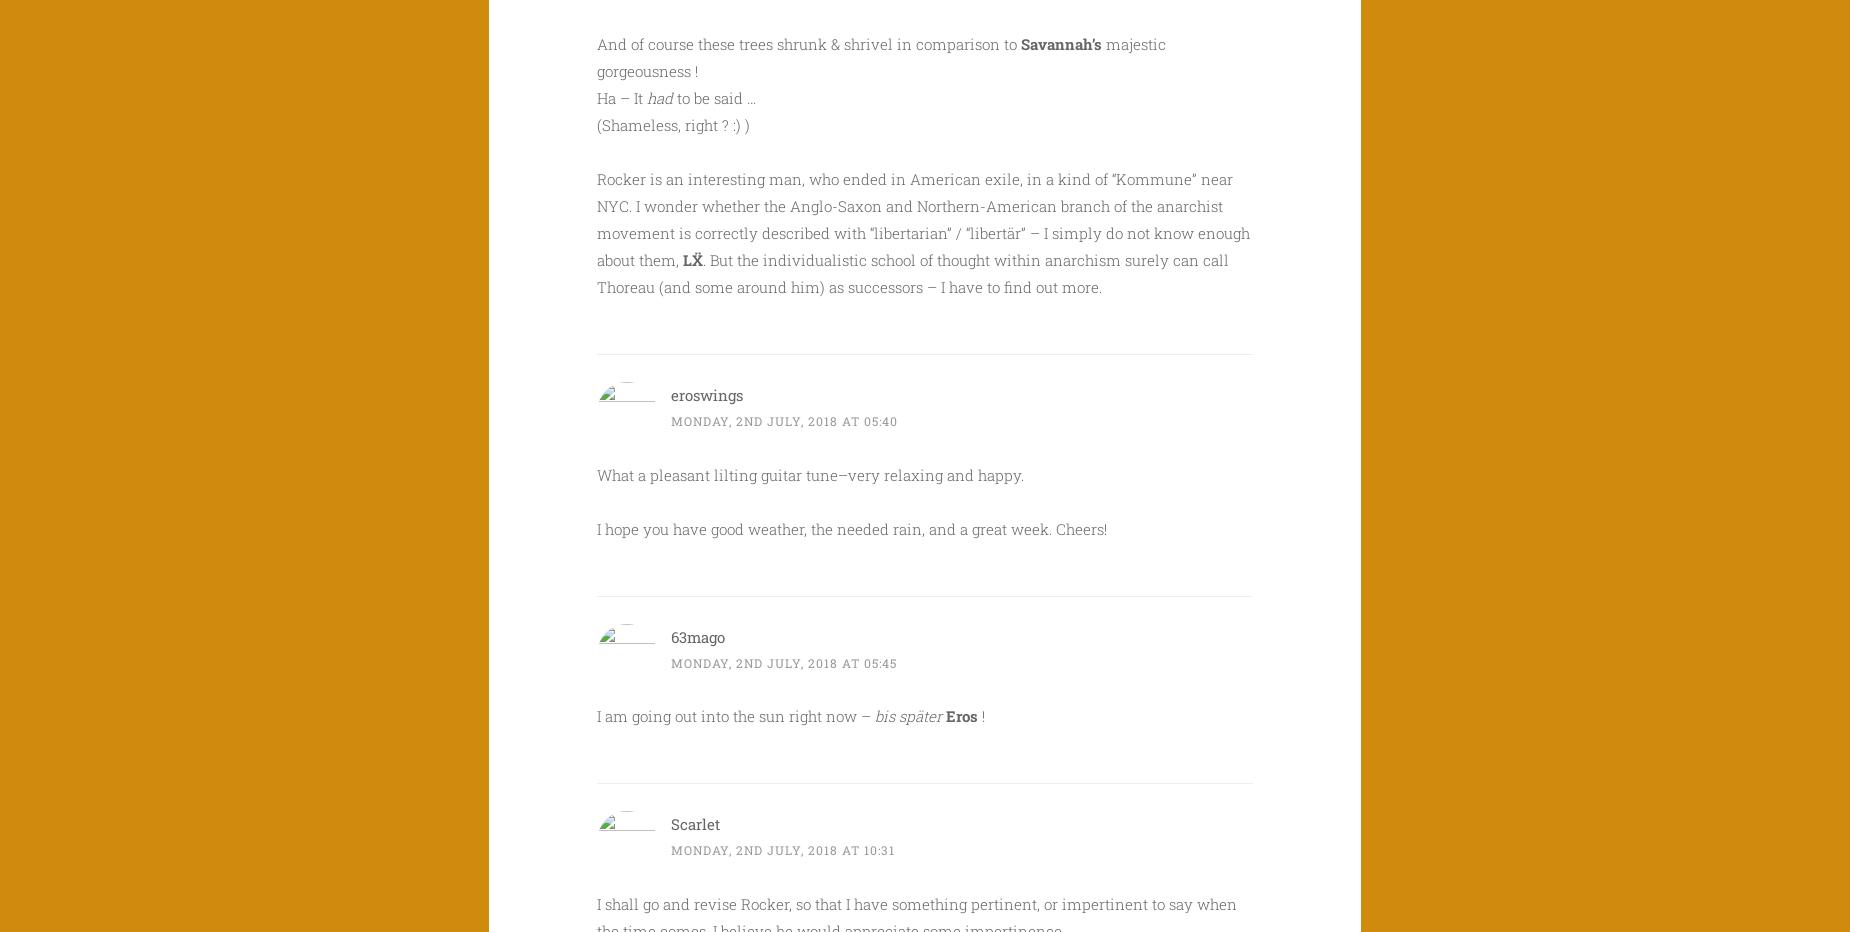 This screenshot has height=932, width=1850. I want to click on 'to be said …', so click(715, 98).